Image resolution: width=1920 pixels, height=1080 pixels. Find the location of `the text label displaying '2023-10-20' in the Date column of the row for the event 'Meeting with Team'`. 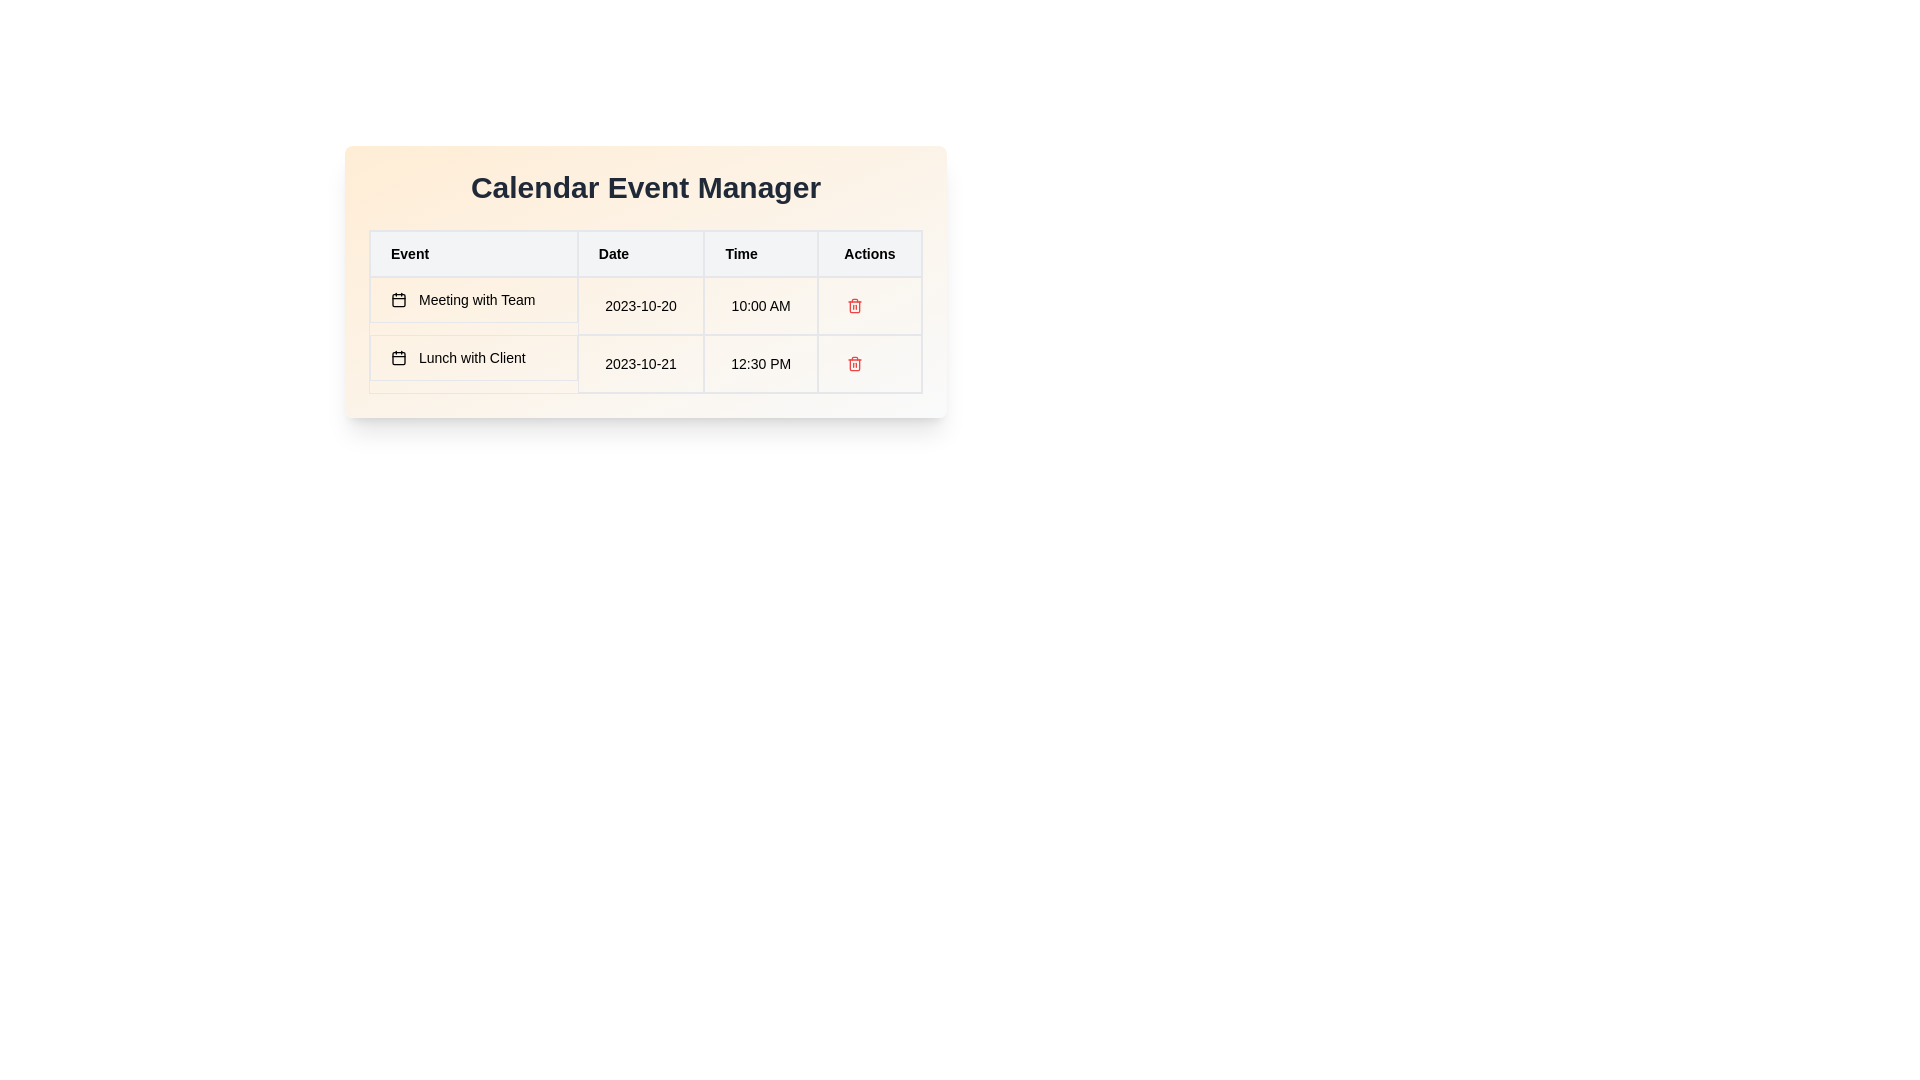

the text label displaying '2023-10-20' in the Date column of the row for the event 'Meeting with Team' is located at coordinates (646, 305).